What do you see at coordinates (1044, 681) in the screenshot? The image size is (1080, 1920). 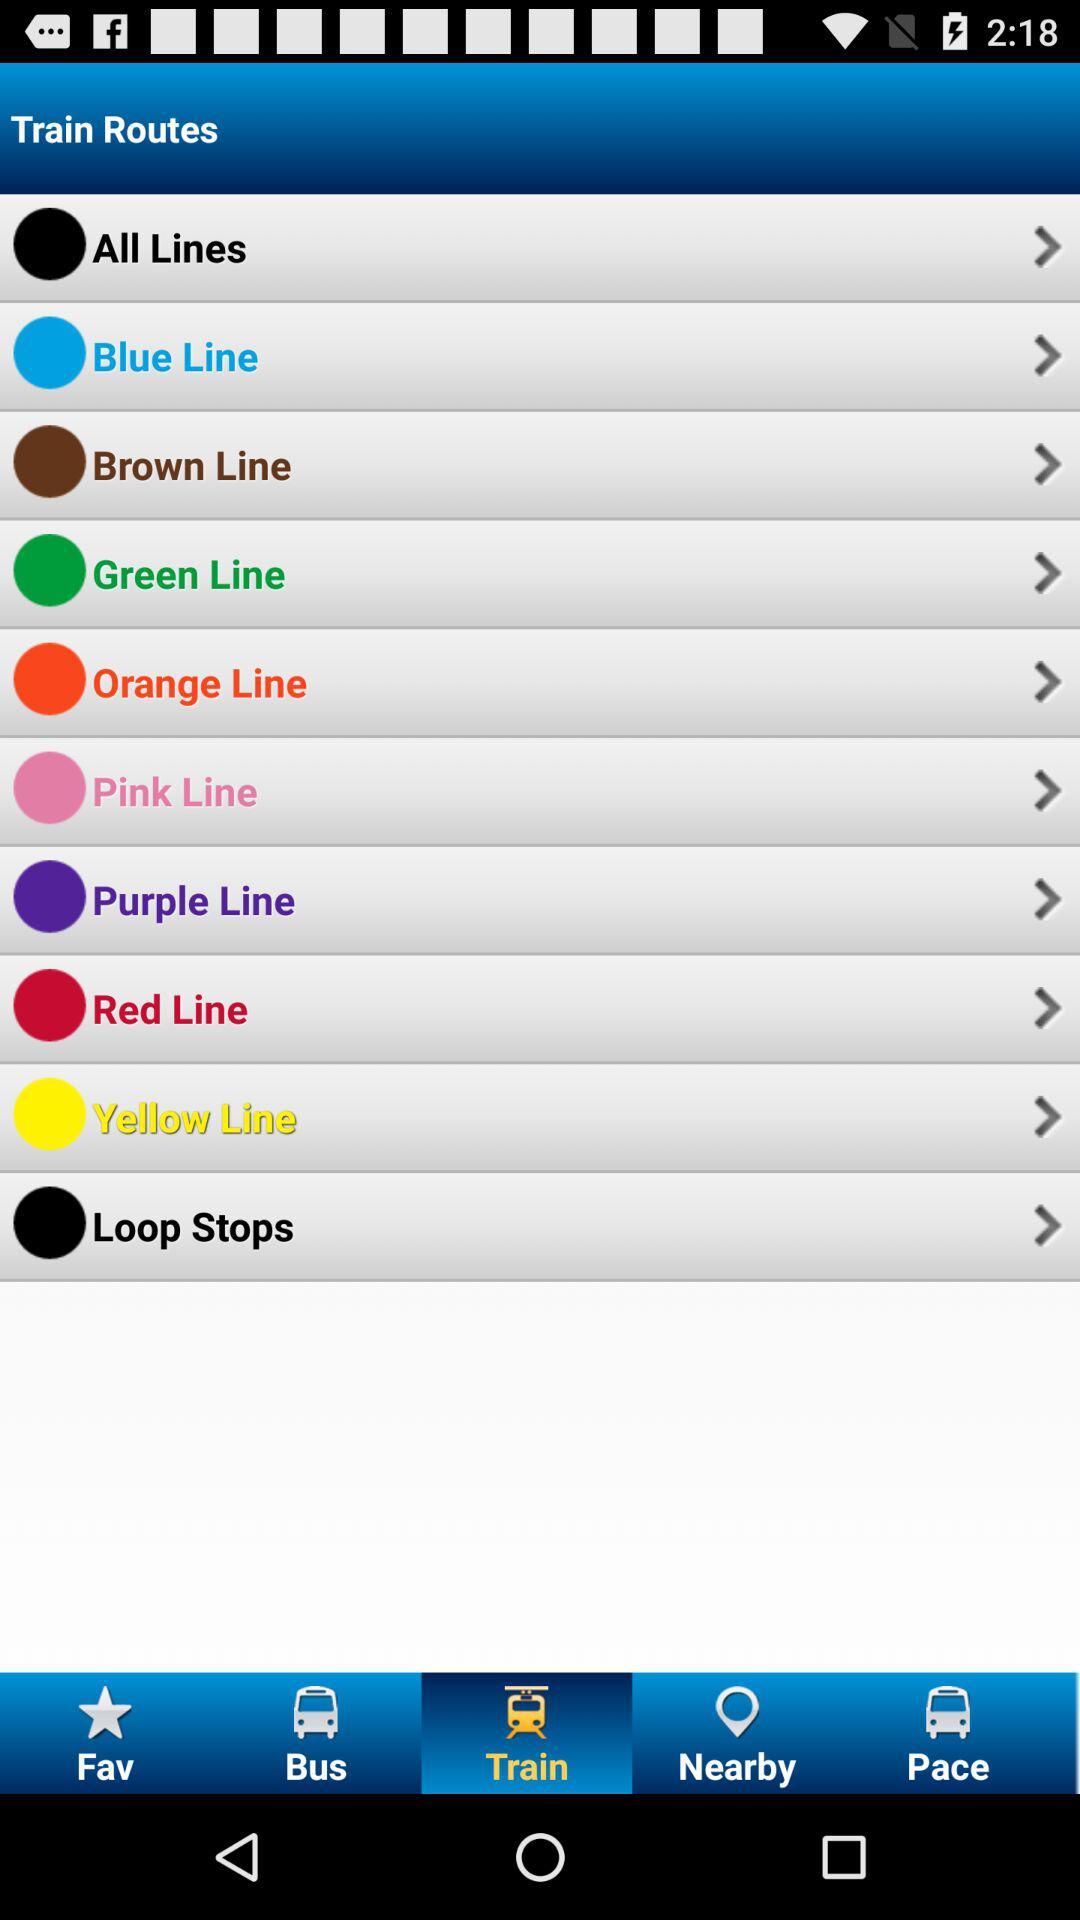 I see `the icon to the right of the orange line` at bounding box center [1044, 681].